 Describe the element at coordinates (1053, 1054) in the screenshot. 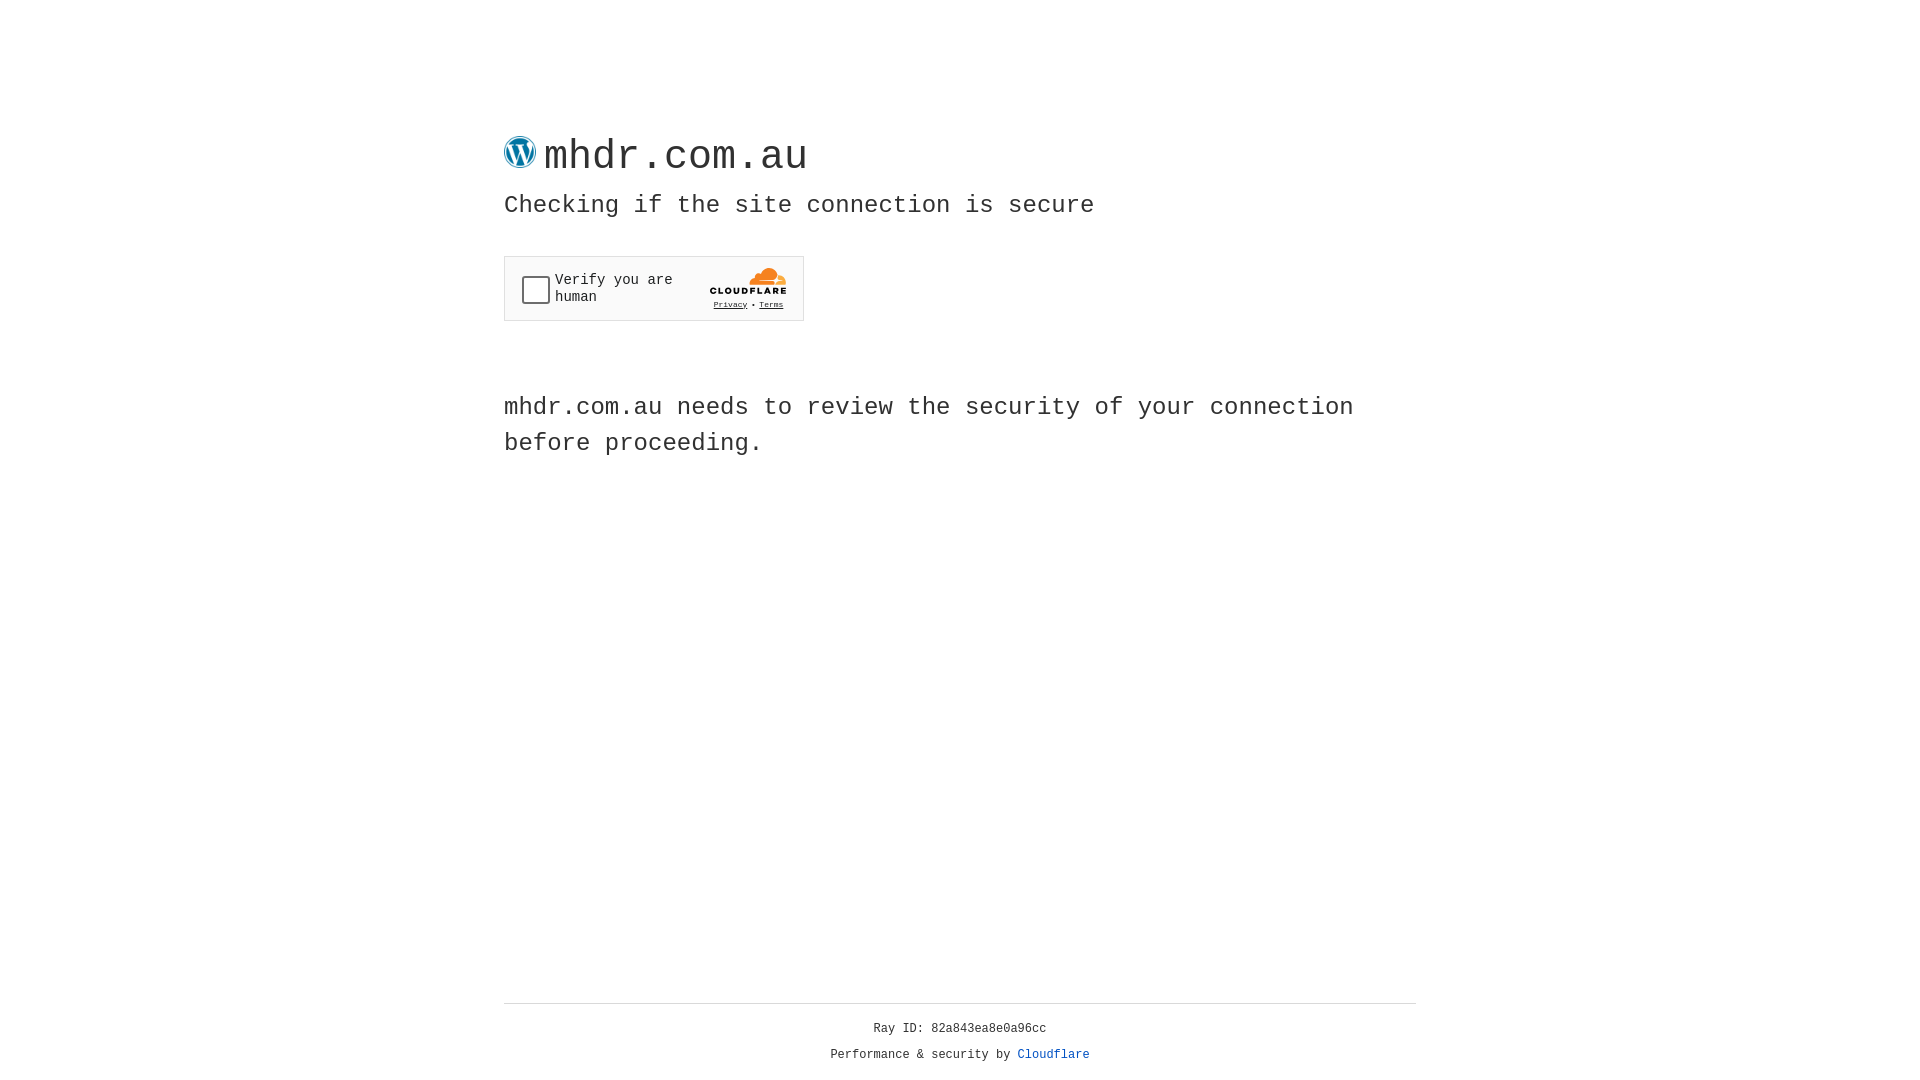

I see `'Cloudflare'` at that location.